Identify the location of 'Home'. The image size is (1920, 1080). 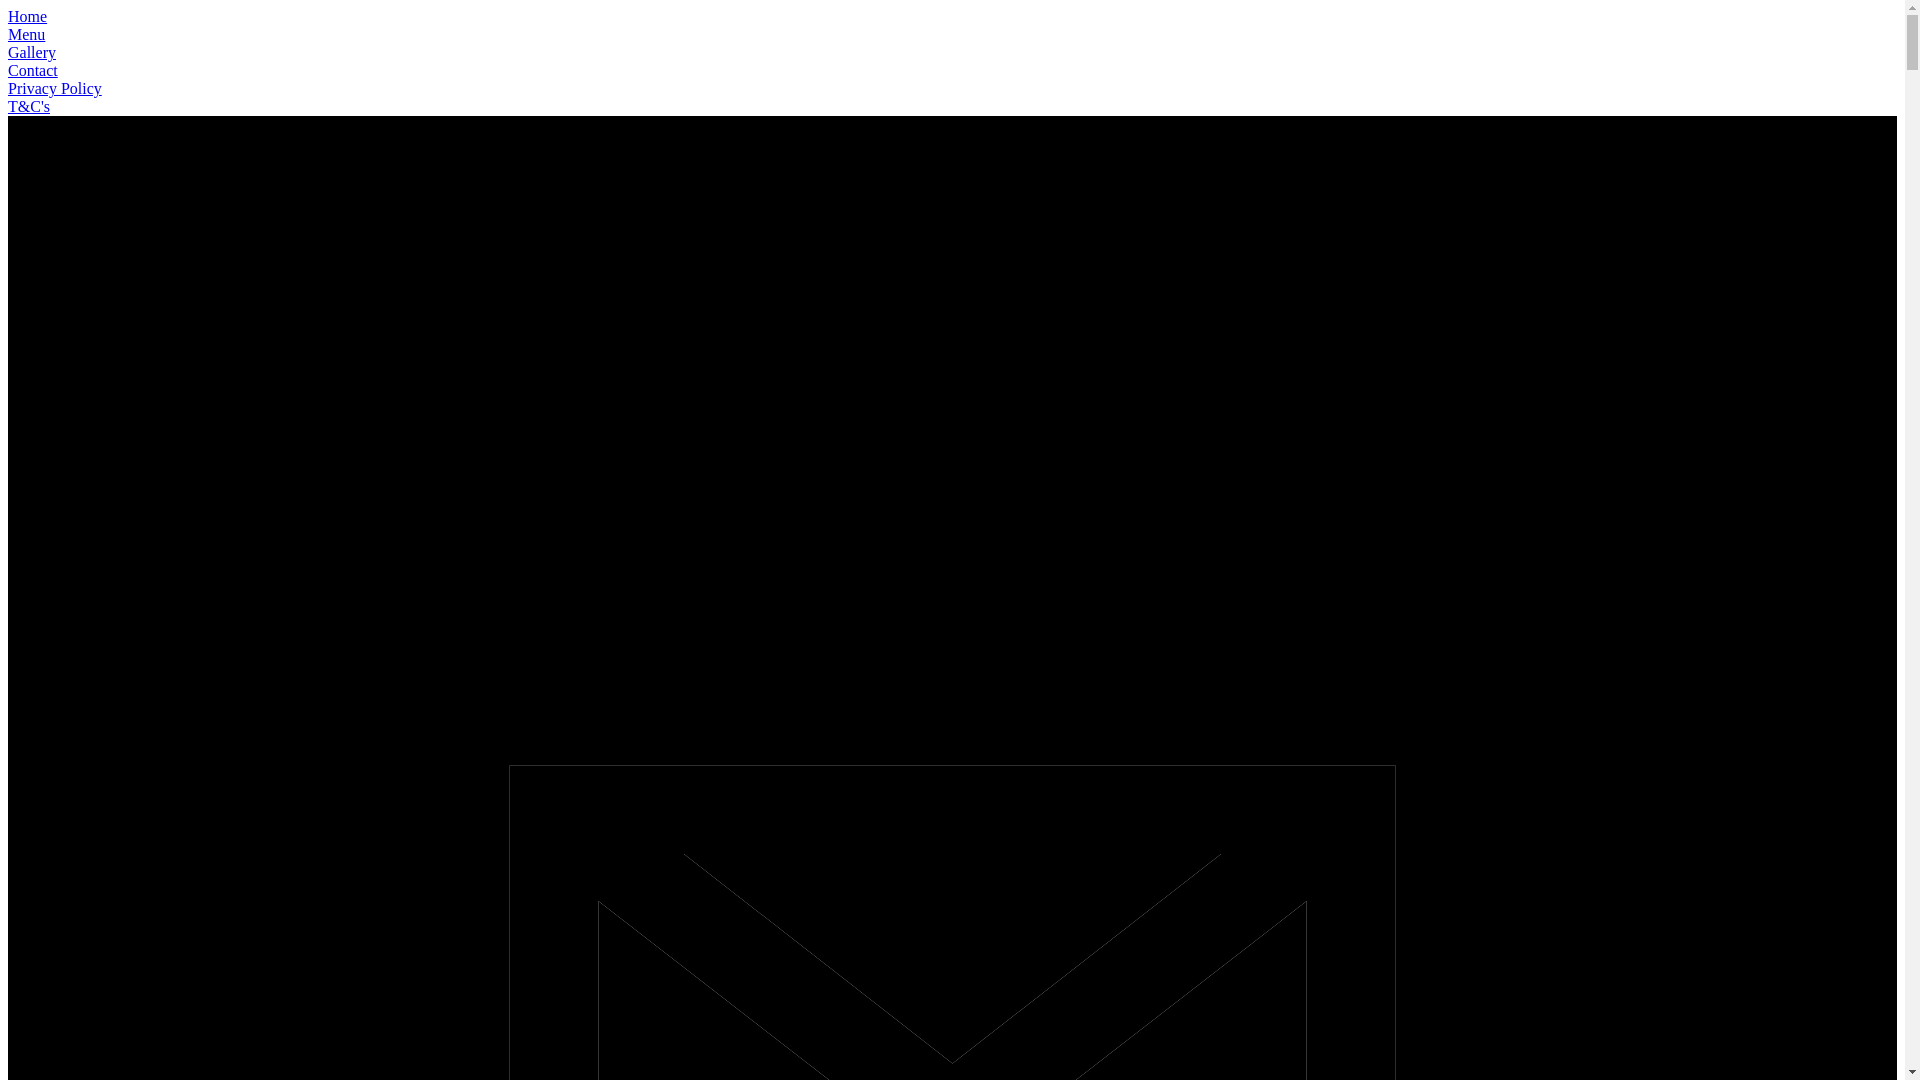
(27, 16).